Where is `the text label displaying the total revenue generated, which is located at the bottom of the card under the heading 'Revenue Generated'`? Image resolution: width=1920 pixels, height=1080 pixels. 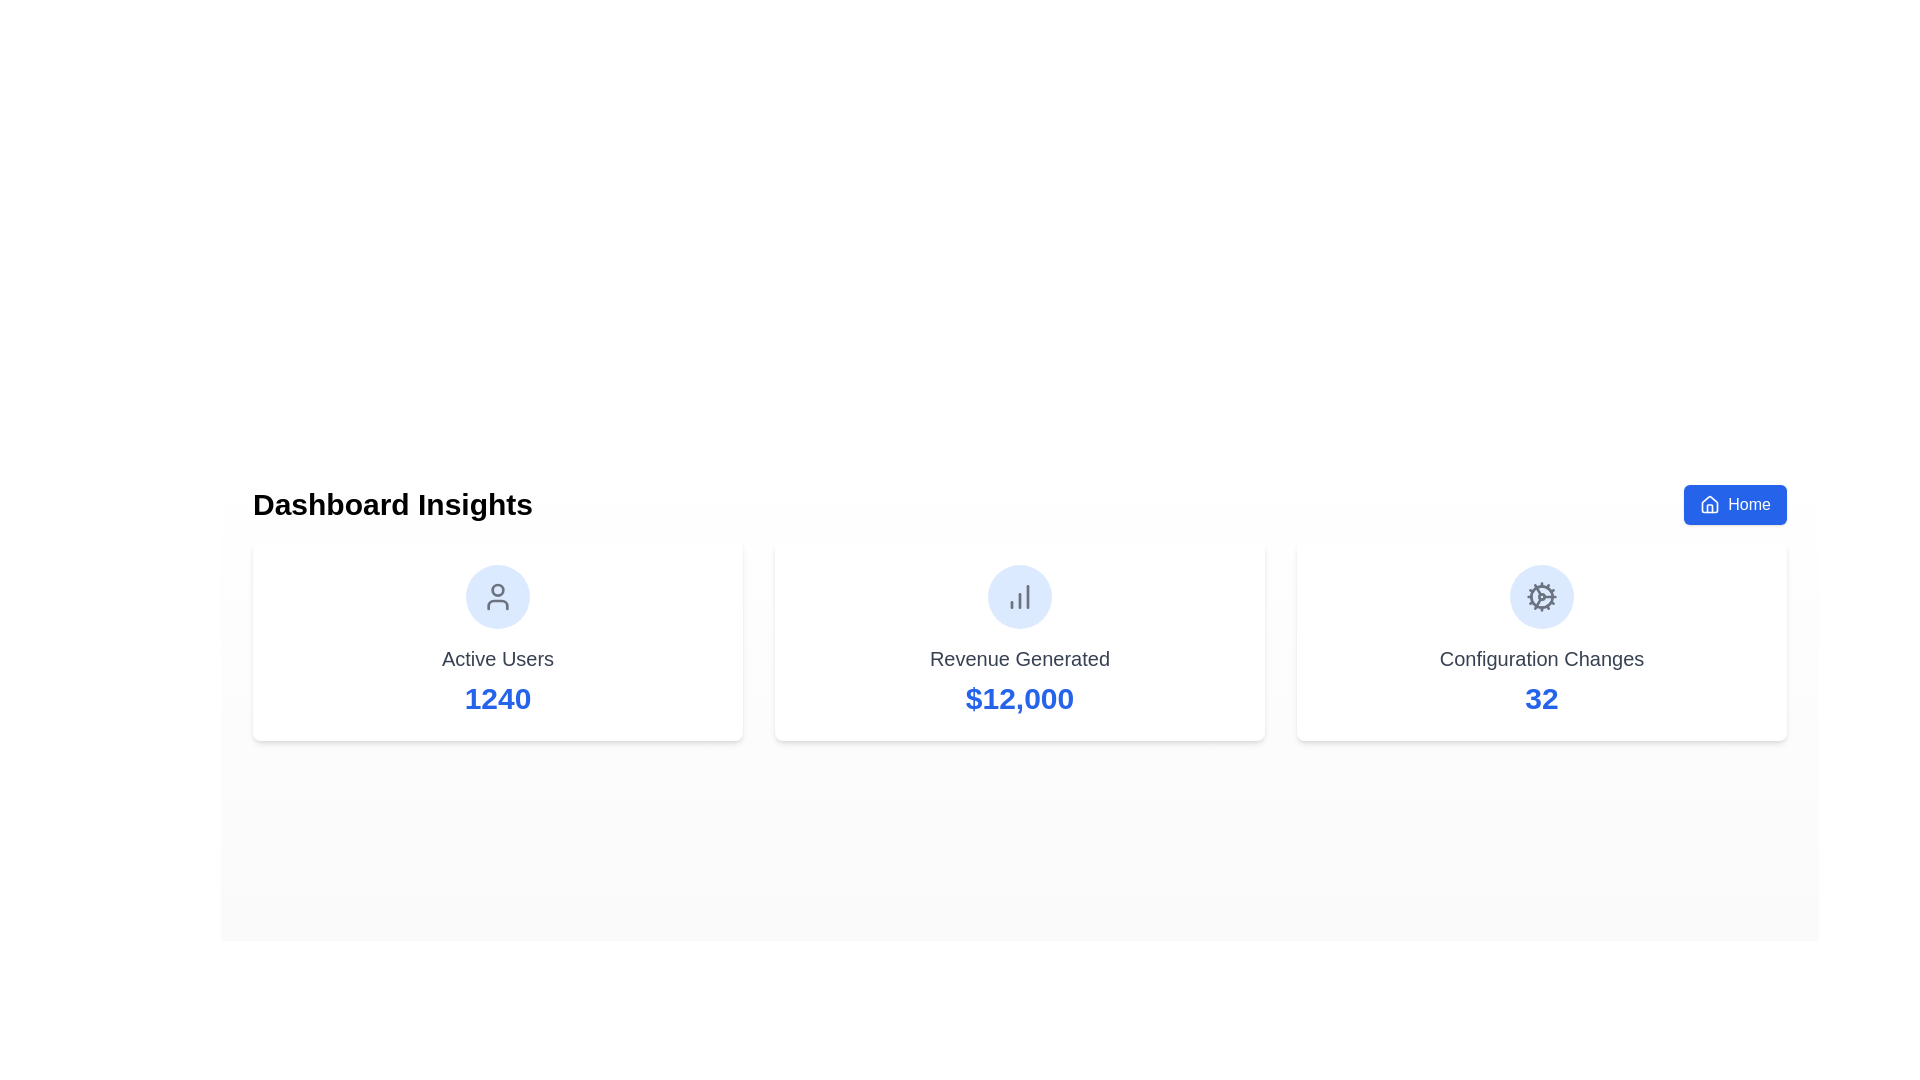 the text label displaying the total revenue generated, which is located at the bottom of the card under the heading 'Revenue Generated' is located at coordinates (1019, 697).